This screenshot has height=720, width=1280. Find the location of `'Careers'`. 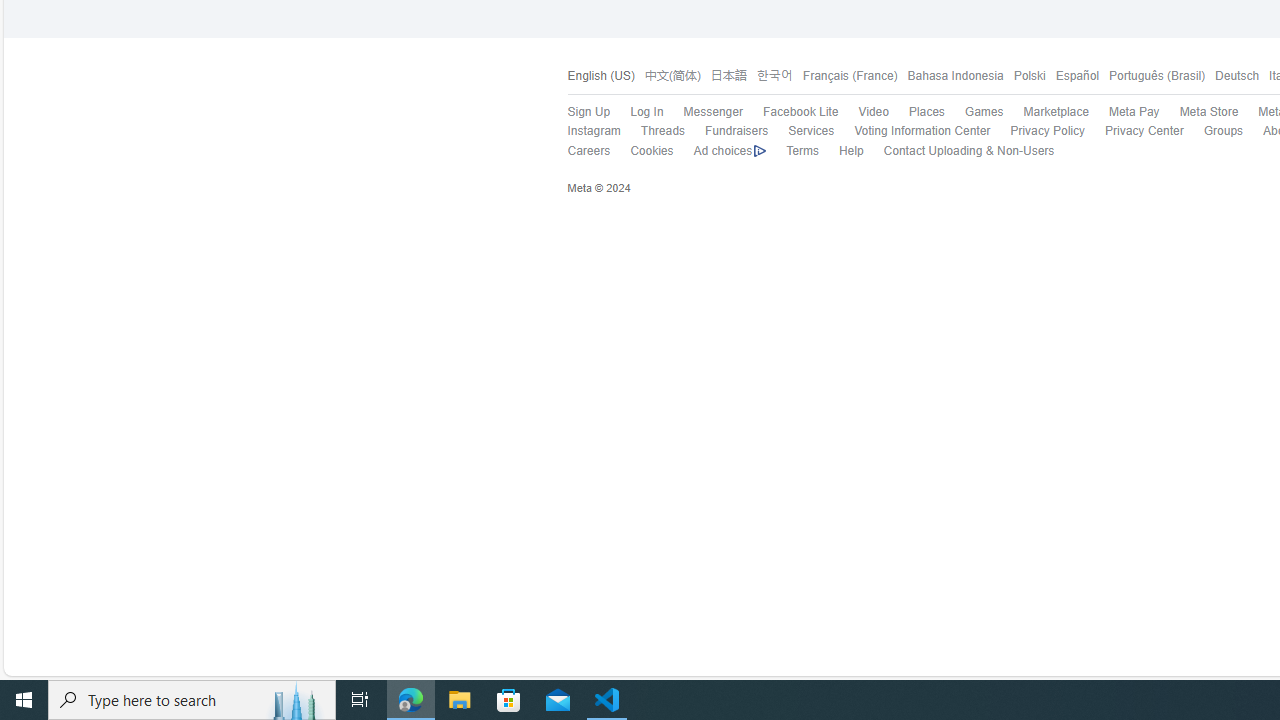

'Careers' is located at coordinates (577, 150).